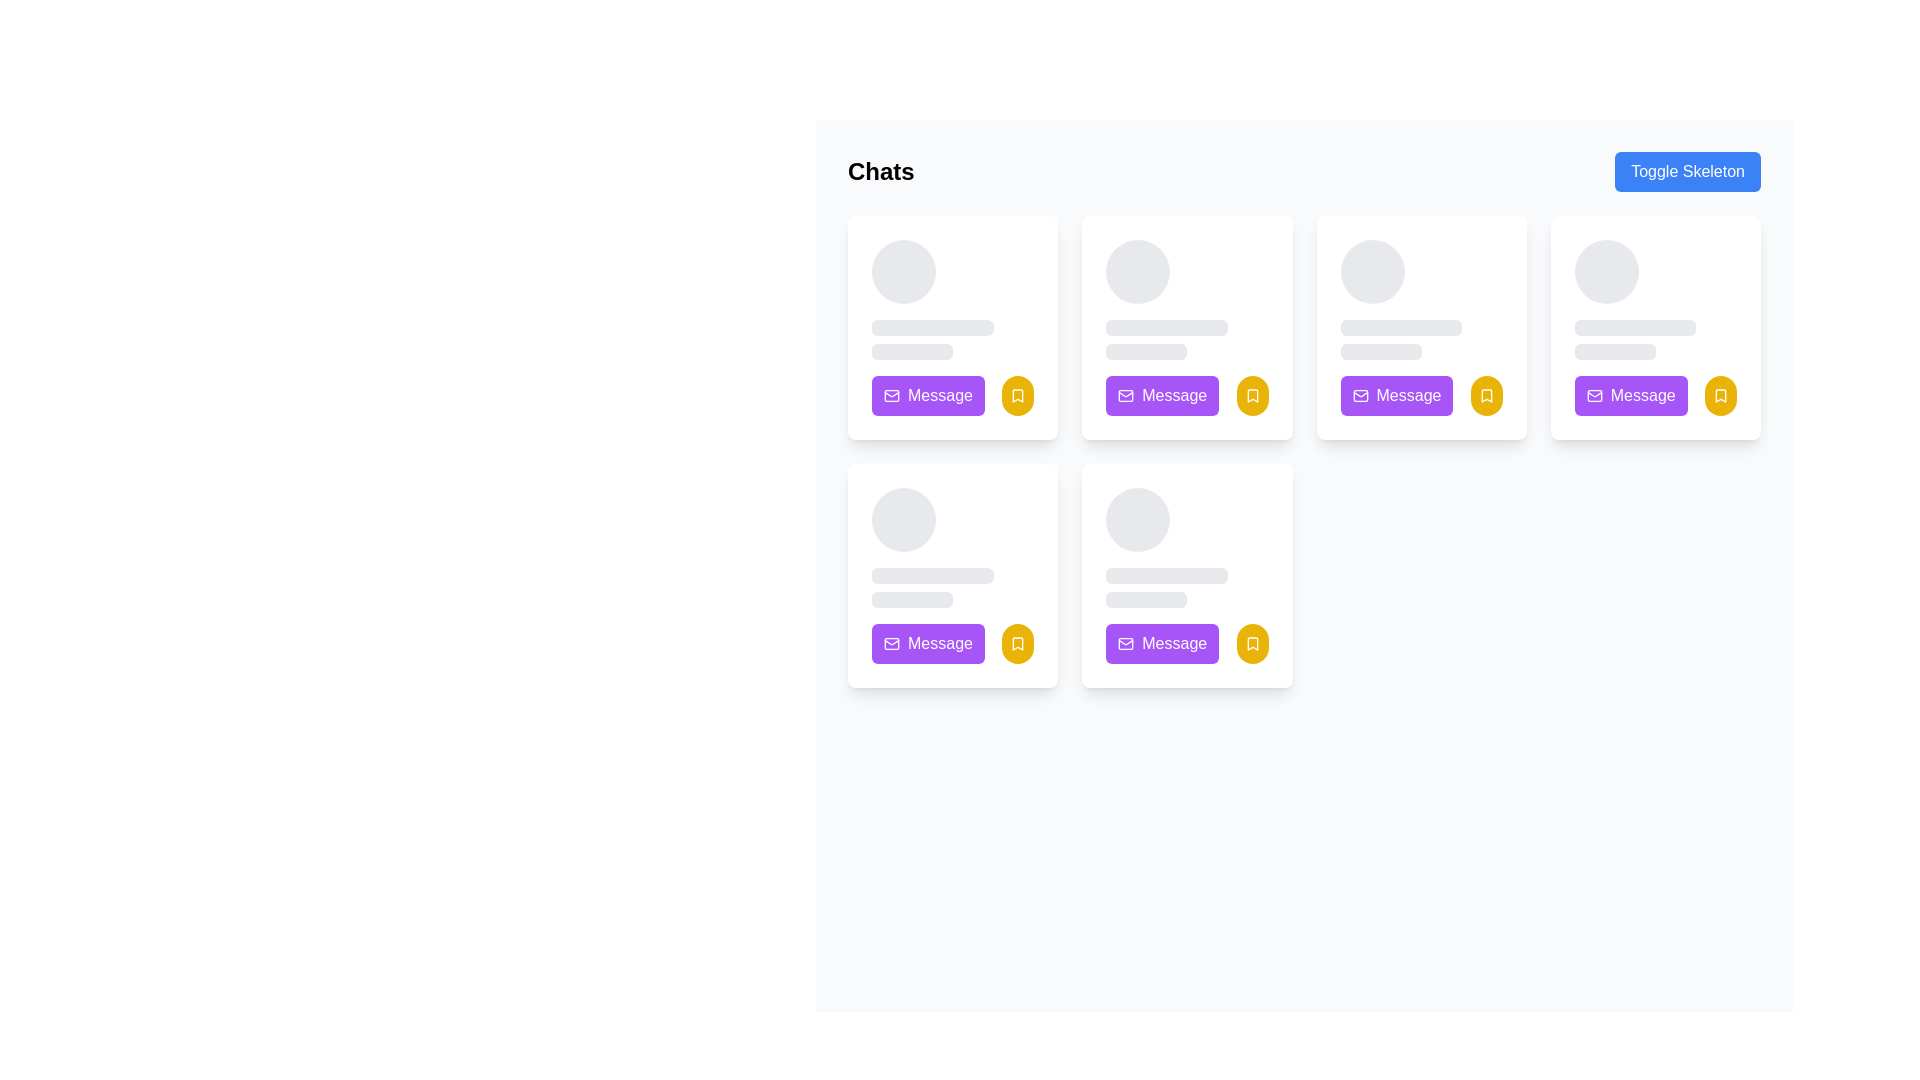 Image resolution: width=1920 pixels, height=1080 pixels. What do you see at coordinates (1593, 396) in the screenshot?
I see `rectangular SVG Vector Graphic Component that represents a mail envelope, located within the third card on the top row of the user cards grid` at bounding box center [1593, 396].